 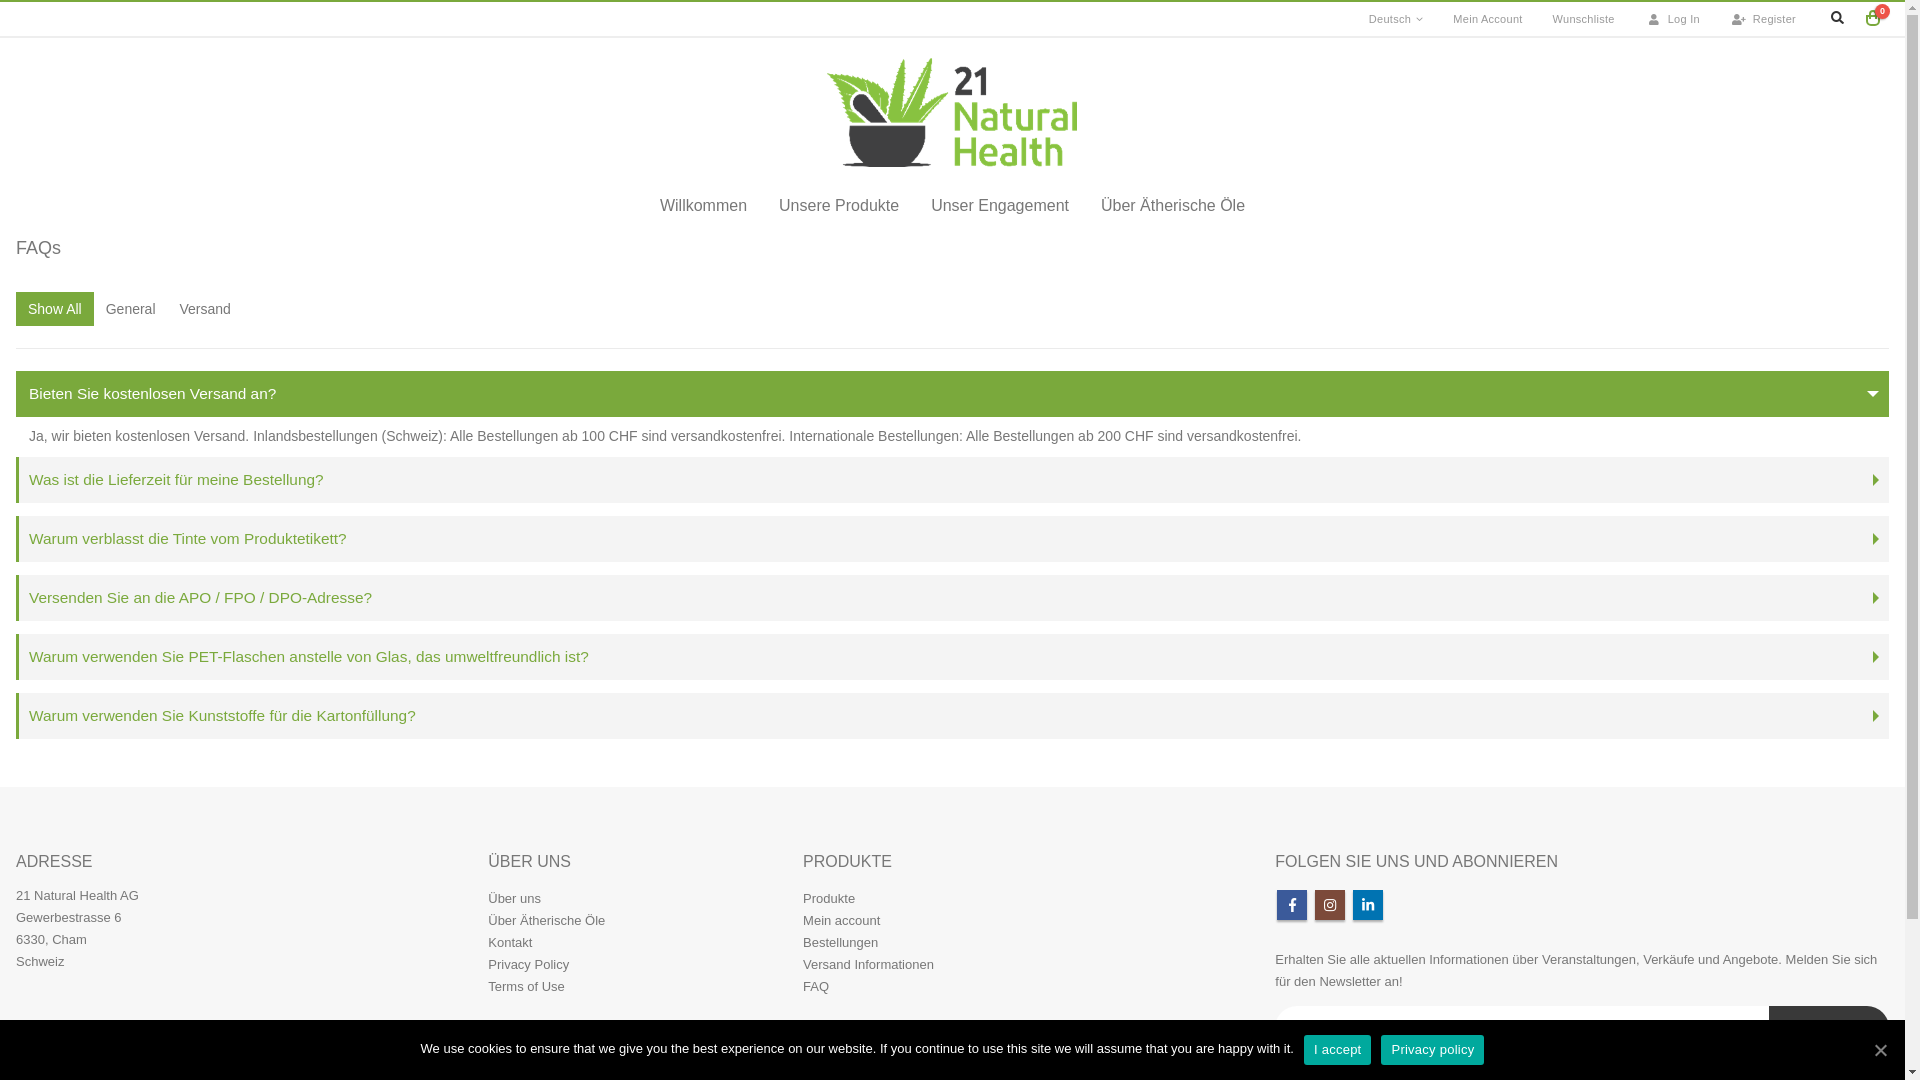 What do you see at coordinates (999, 205) in the screenshot?
I see `'Unser Engagement'` at bounding box center [999, 205].